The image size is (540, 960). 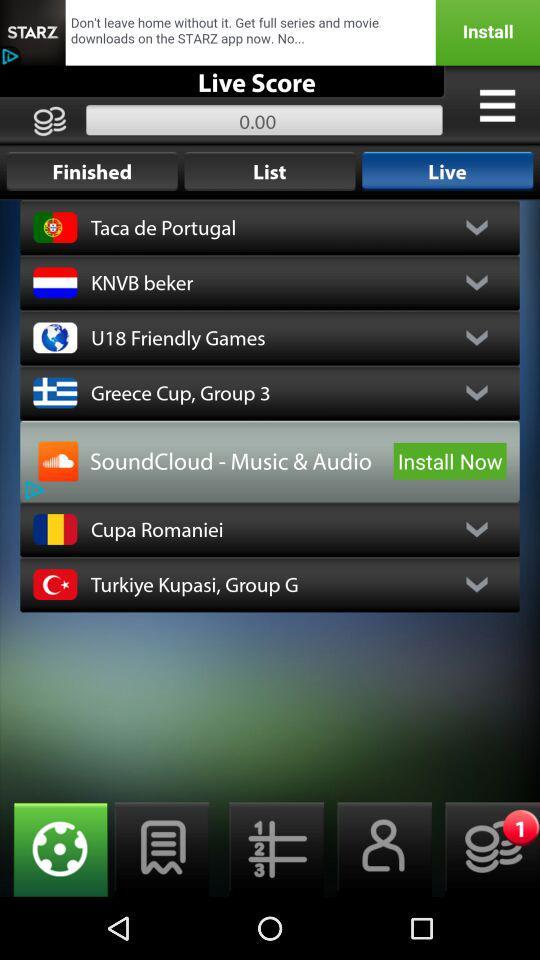 I want to click on the globe icon, so click(x=54, y=909).